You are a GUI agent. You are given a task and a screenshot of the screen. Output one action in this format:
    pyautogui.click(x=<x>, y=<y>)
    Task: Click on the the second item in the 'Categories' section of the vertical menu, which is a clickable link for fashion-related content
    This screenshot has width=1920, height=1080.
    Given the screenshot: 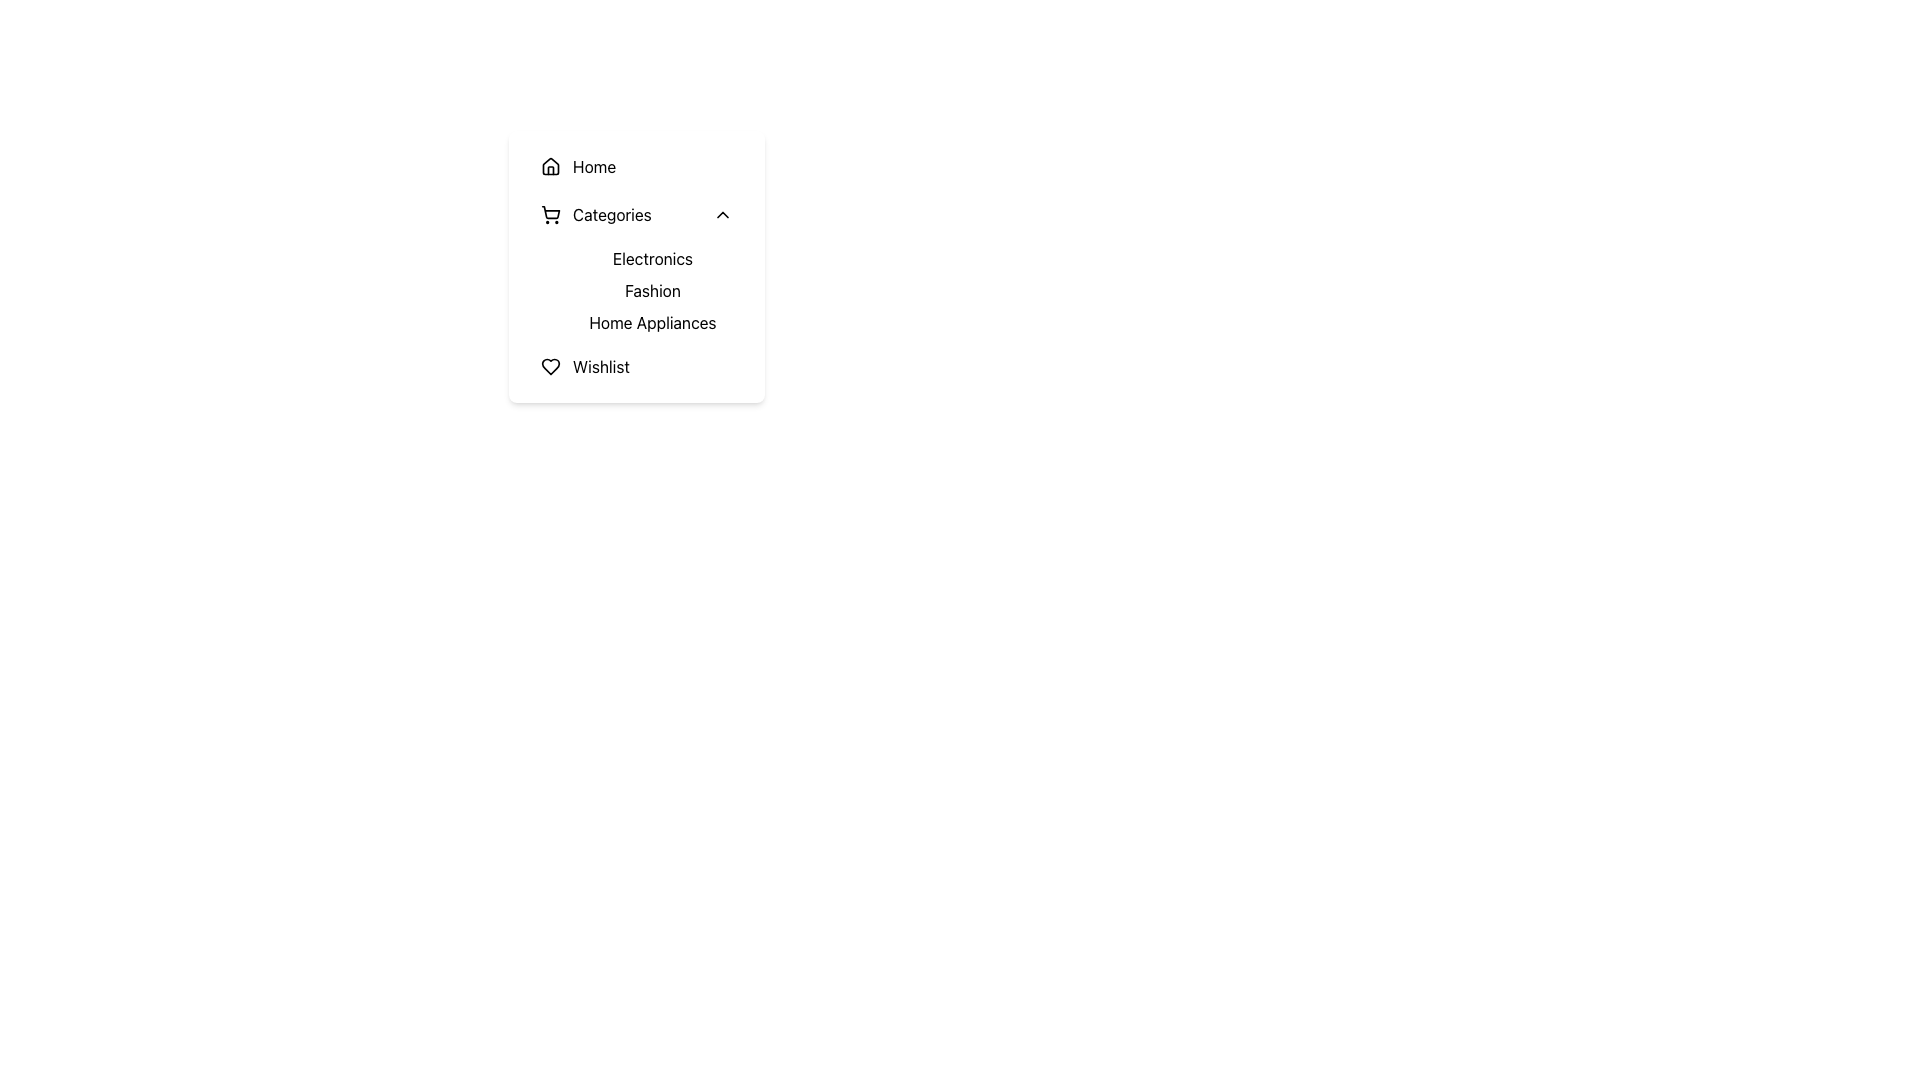 What is the action you would take?
    pyautogui.click(x=652, y=290)
    